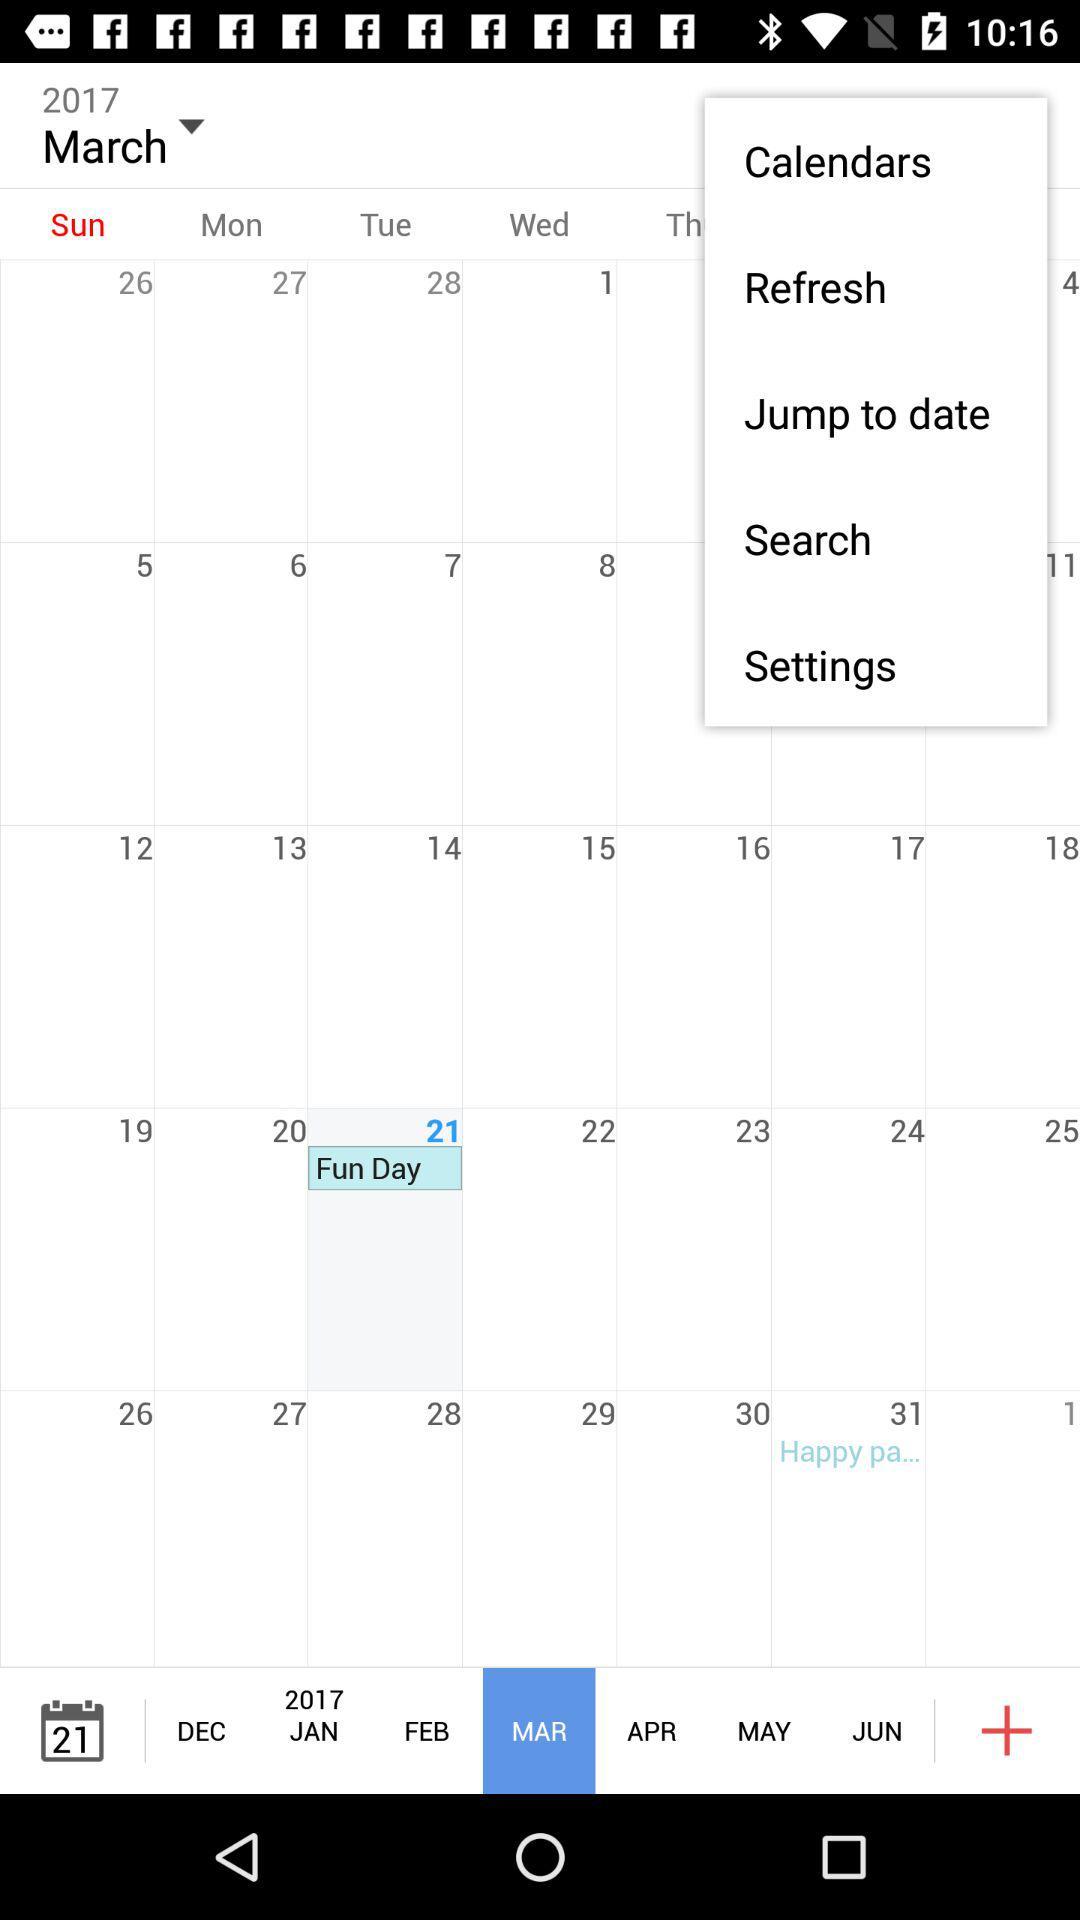 Image resolution: width=1080 pixels, height=1920 pixels. I want to click on item above settings item, so click(874, 538).